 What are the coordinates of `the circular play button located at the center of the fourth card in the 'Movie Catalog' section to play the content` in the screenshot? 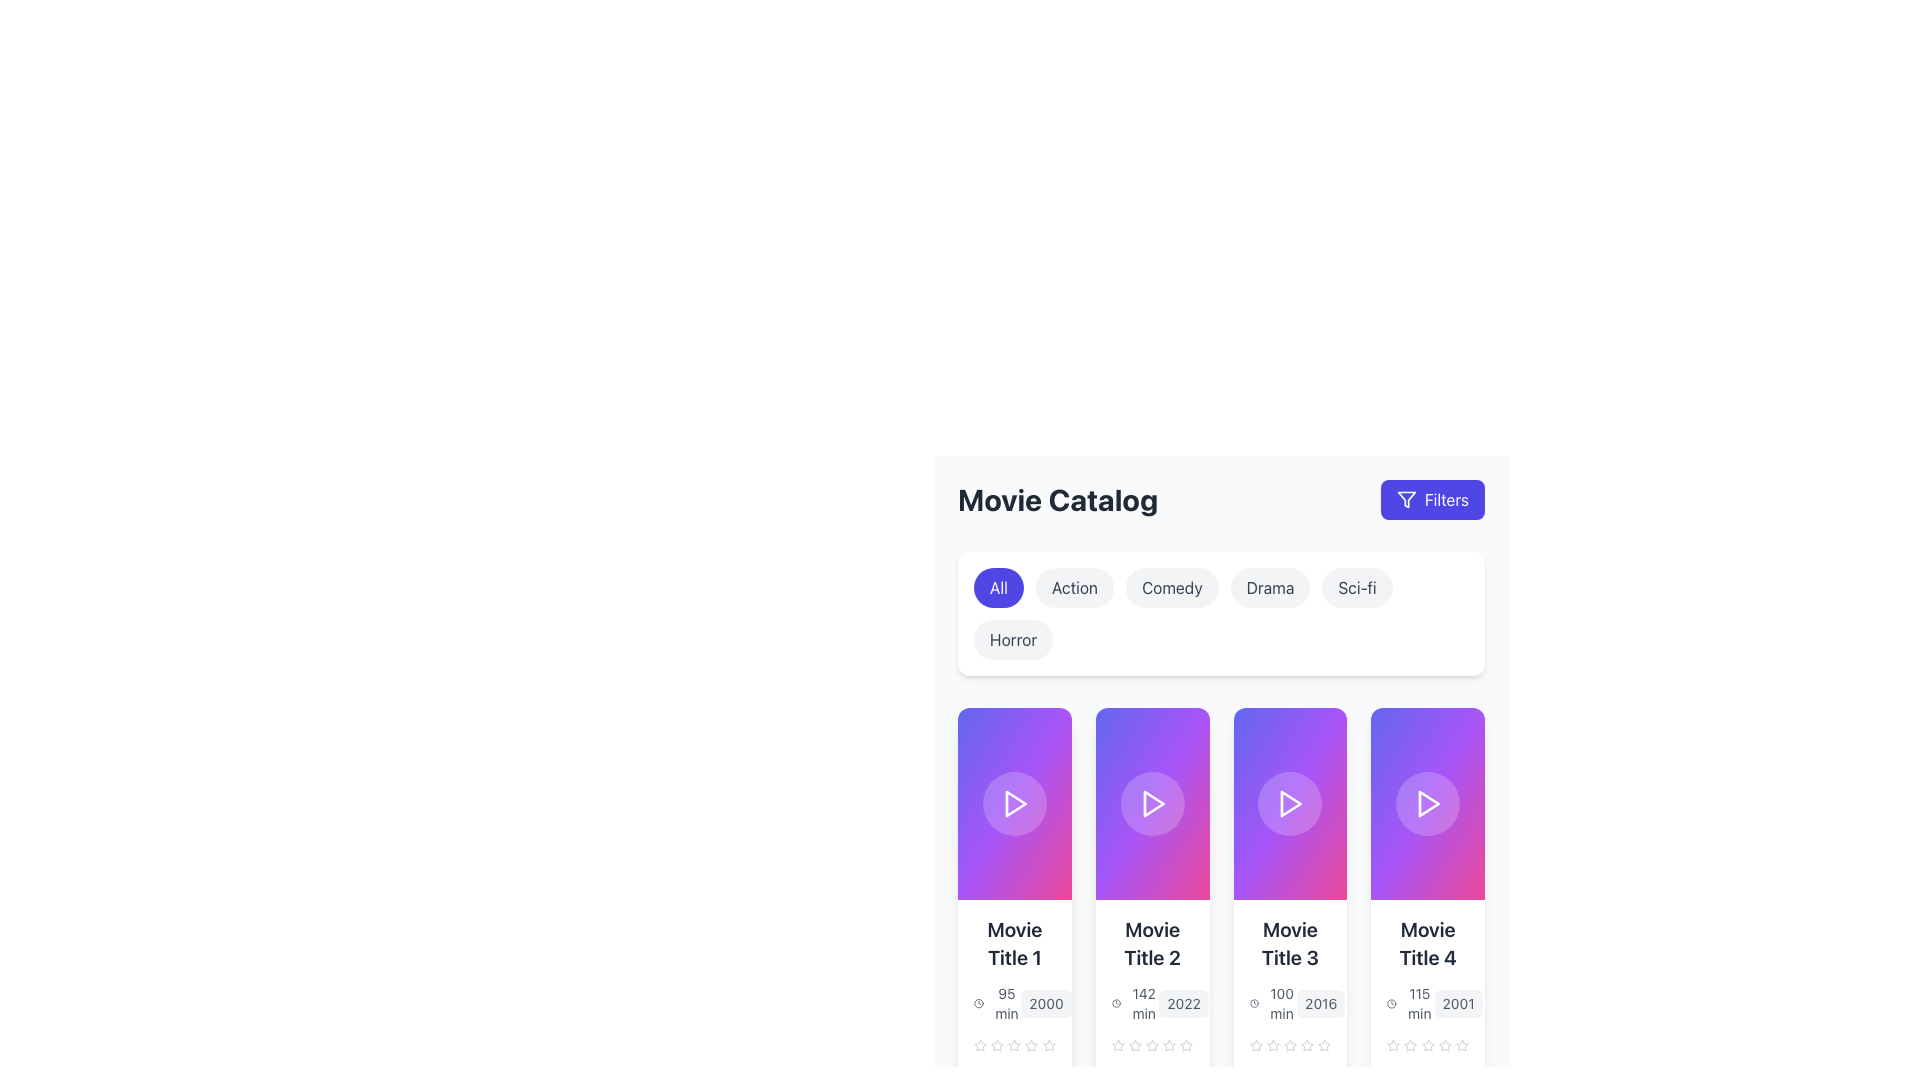 It's located at (1427, 802).